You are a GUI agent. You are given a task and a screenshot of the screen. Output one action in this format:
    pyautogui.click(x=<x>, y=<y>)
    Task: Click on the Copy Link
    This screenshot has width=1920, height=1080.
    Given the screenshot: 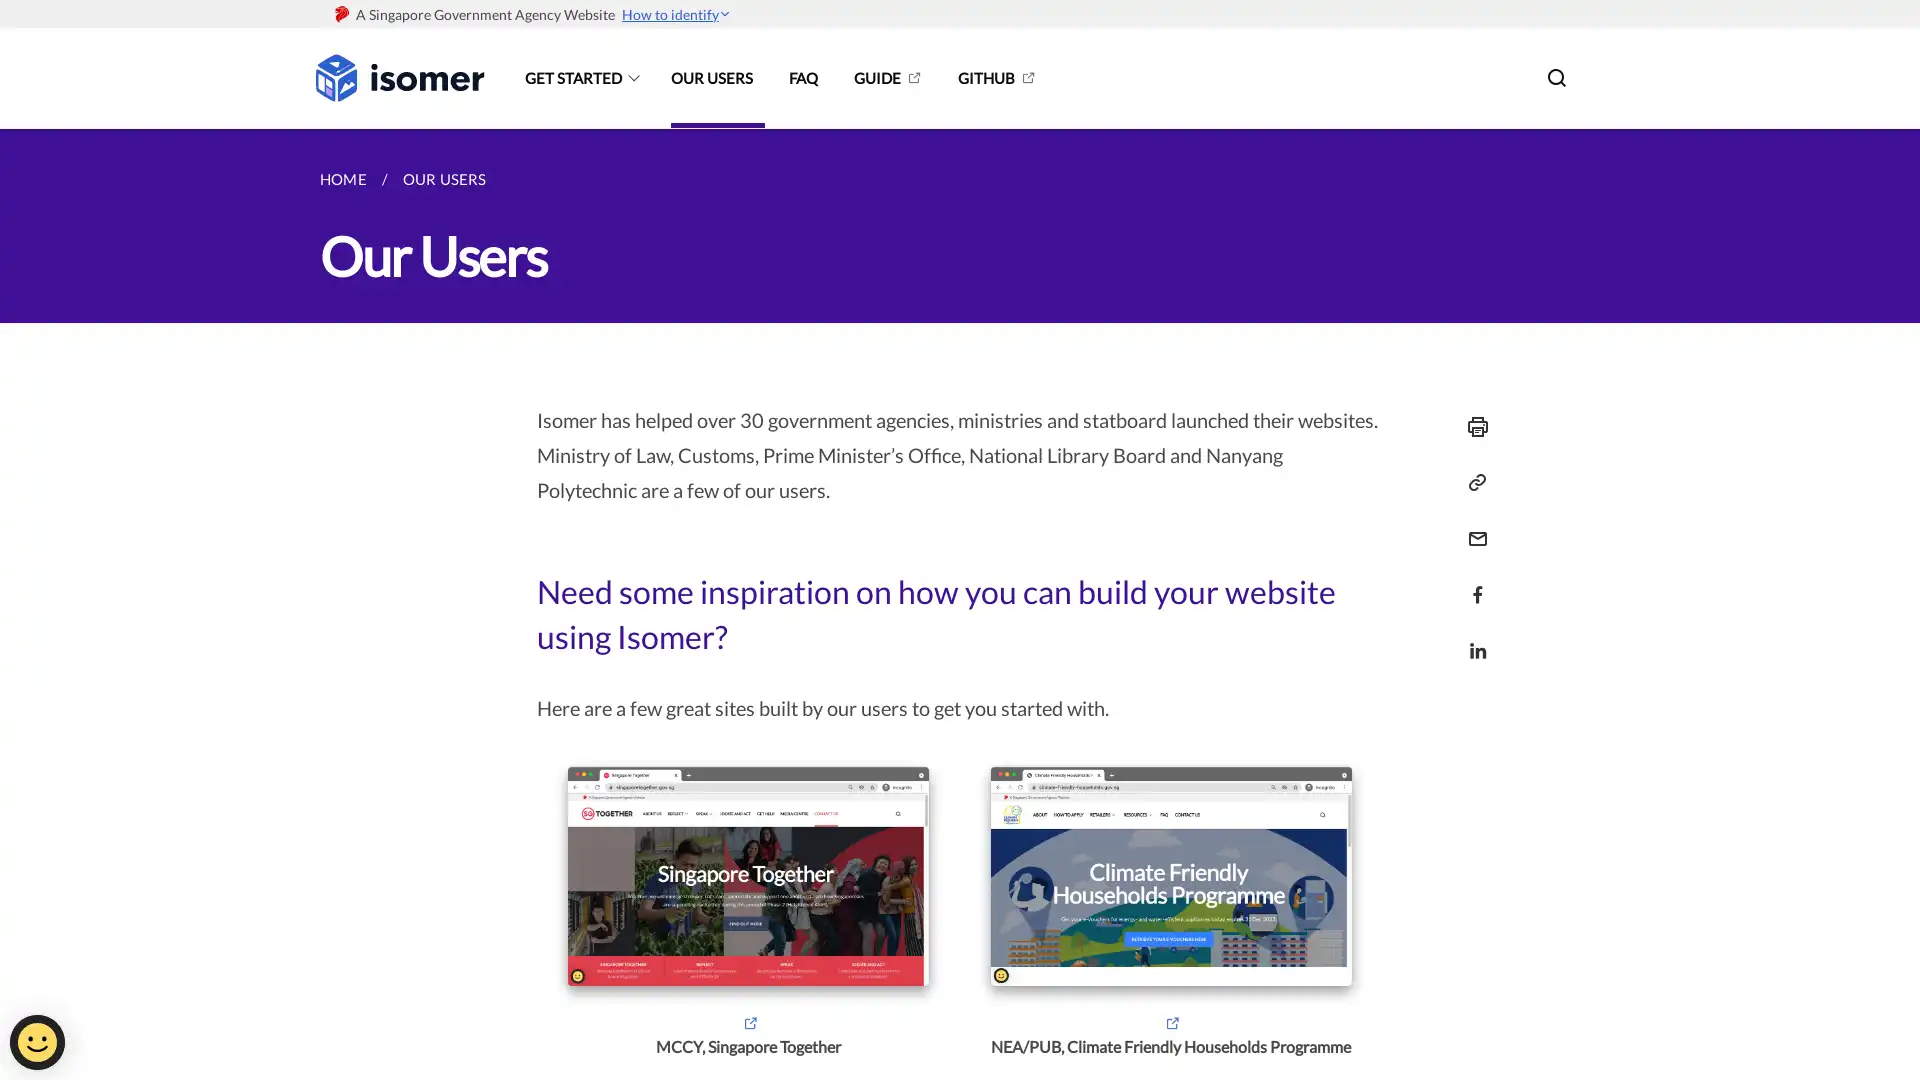 What is the action you would take?
    pyautogui.click(x=1472, y=482)
    